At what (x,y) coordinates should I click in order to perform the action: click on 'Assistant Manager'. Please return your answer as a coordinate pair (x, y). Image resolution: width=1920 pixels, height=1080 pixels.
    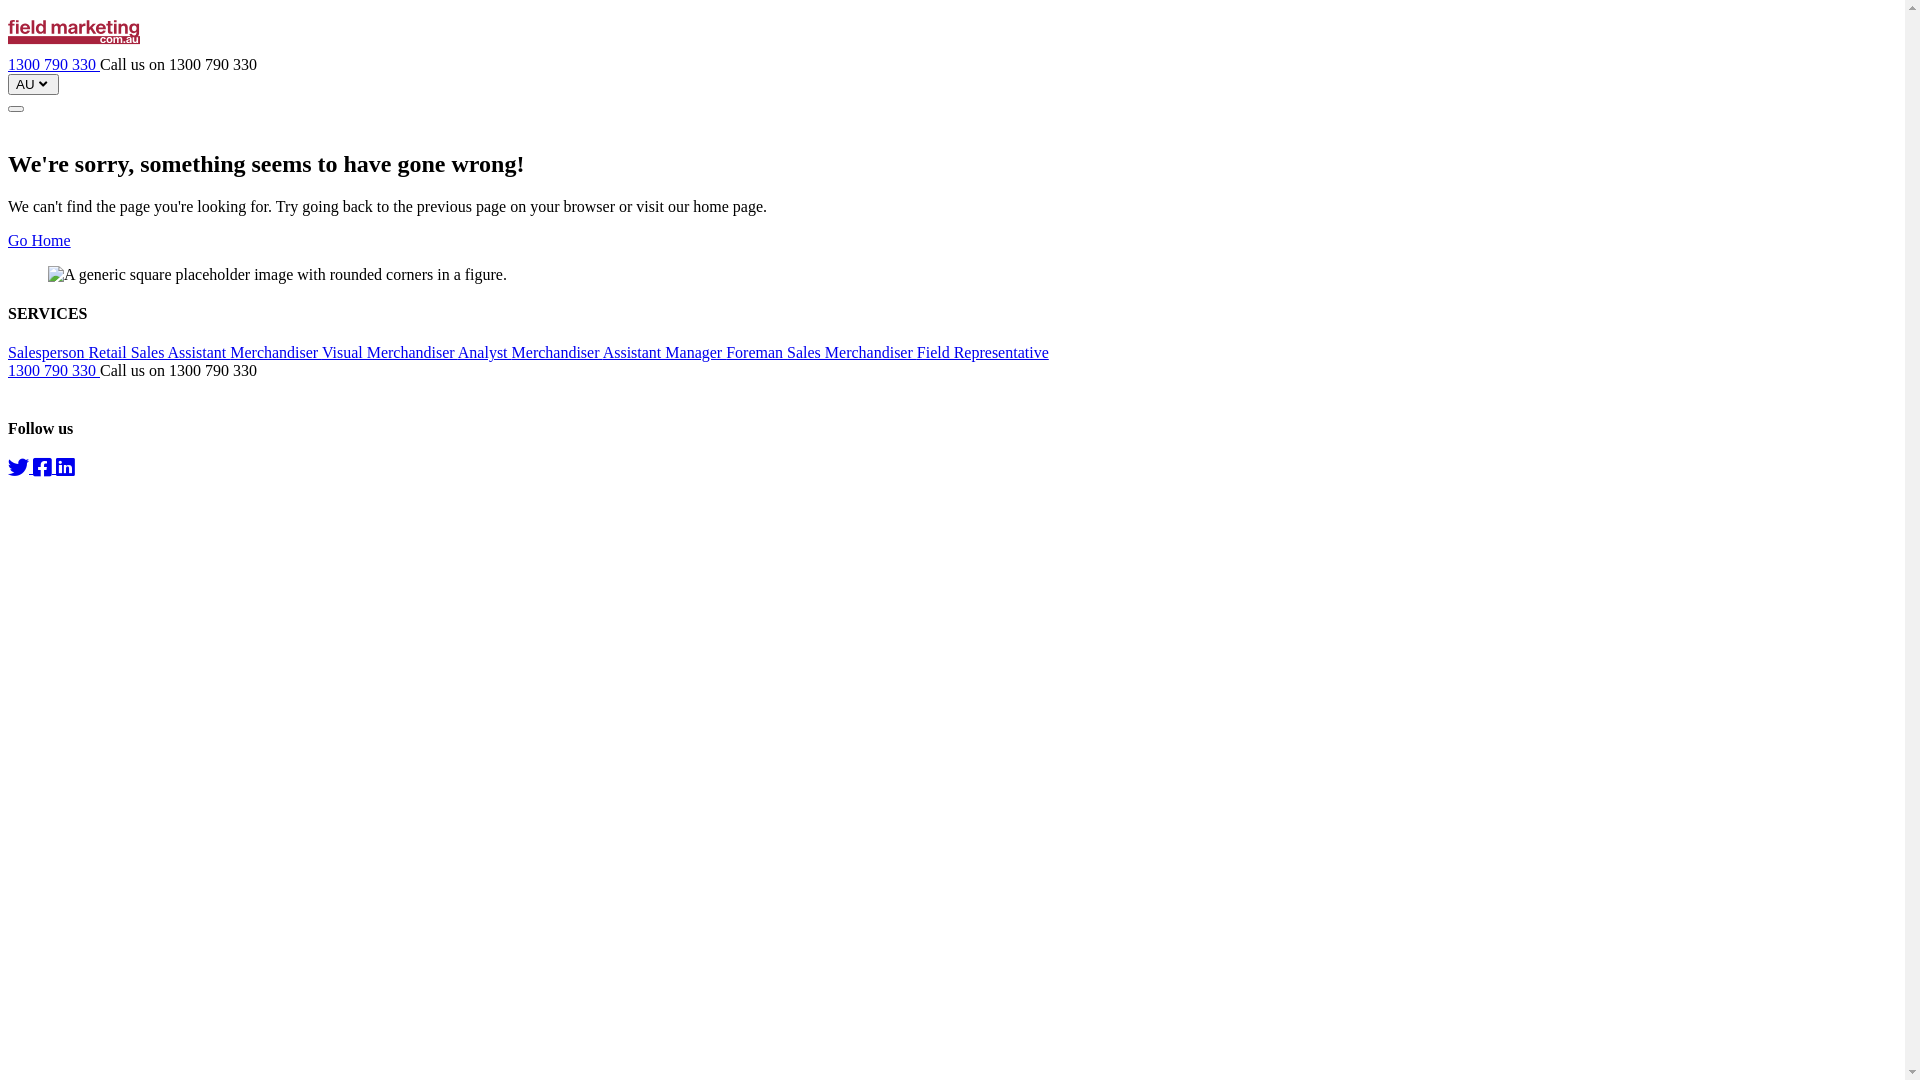
    Looking at the image, I should click on (602, 351).